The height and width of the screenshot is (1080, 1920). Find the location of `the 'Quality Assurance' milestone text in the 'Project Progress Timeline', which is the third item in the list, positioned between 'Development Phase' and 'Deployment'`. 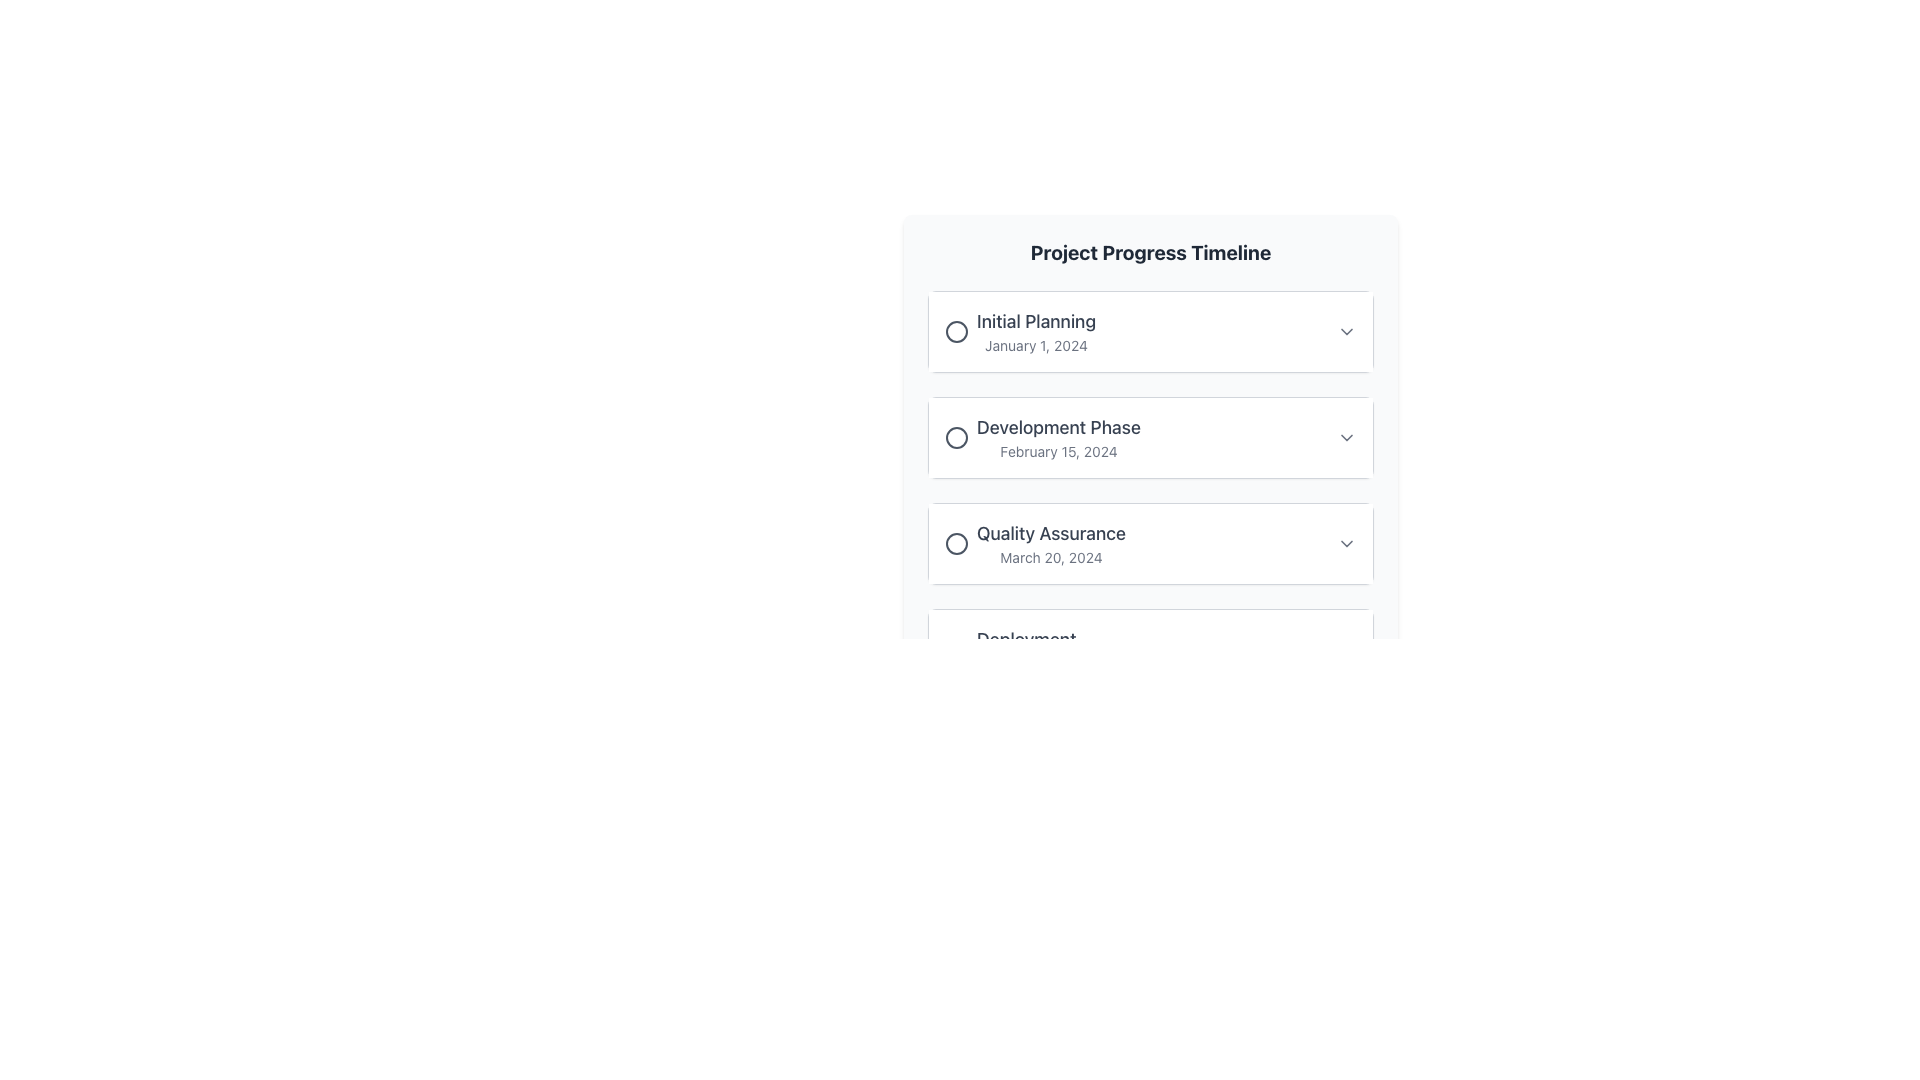

the 'Quality Assurance' milestone text in the 'Project Progress Timeline', which is the third item in the list, positioned between 'Development Phase' and 'Deployment' is located at coordinates (1050, 543).